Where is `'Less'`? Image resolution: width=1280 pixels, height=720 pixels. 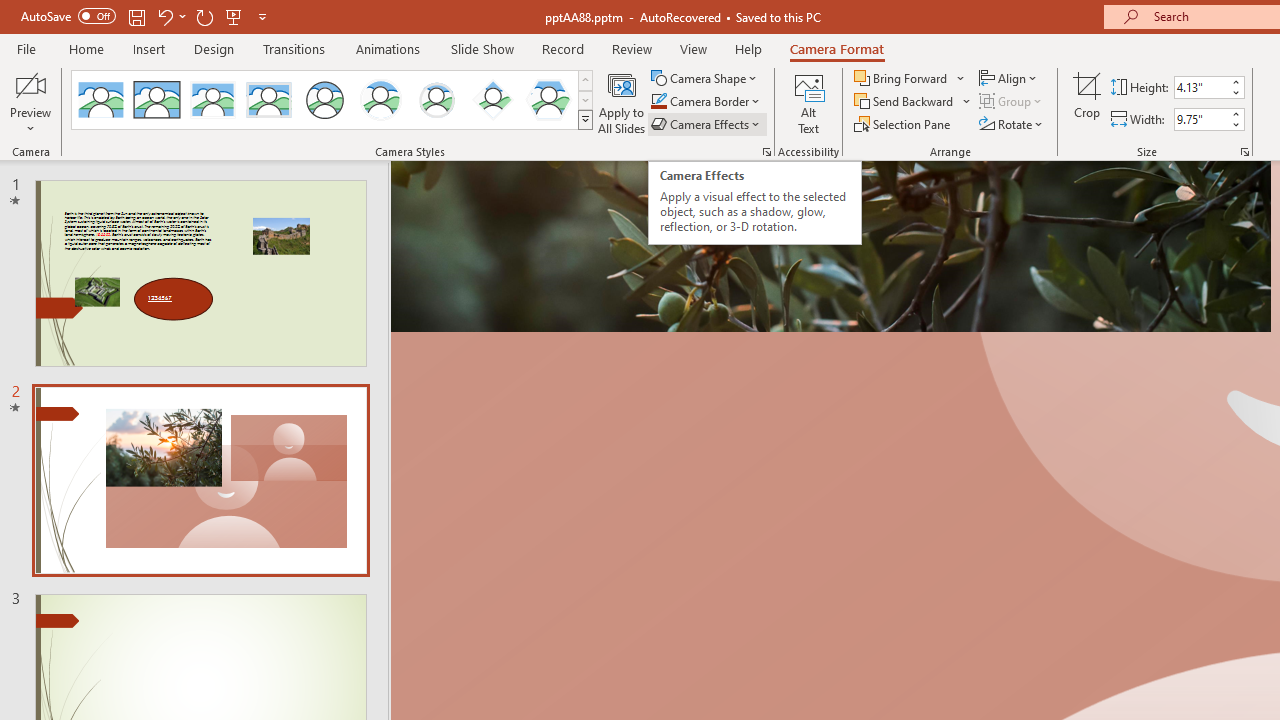 'Less' is located at coordinates (1234, 124).